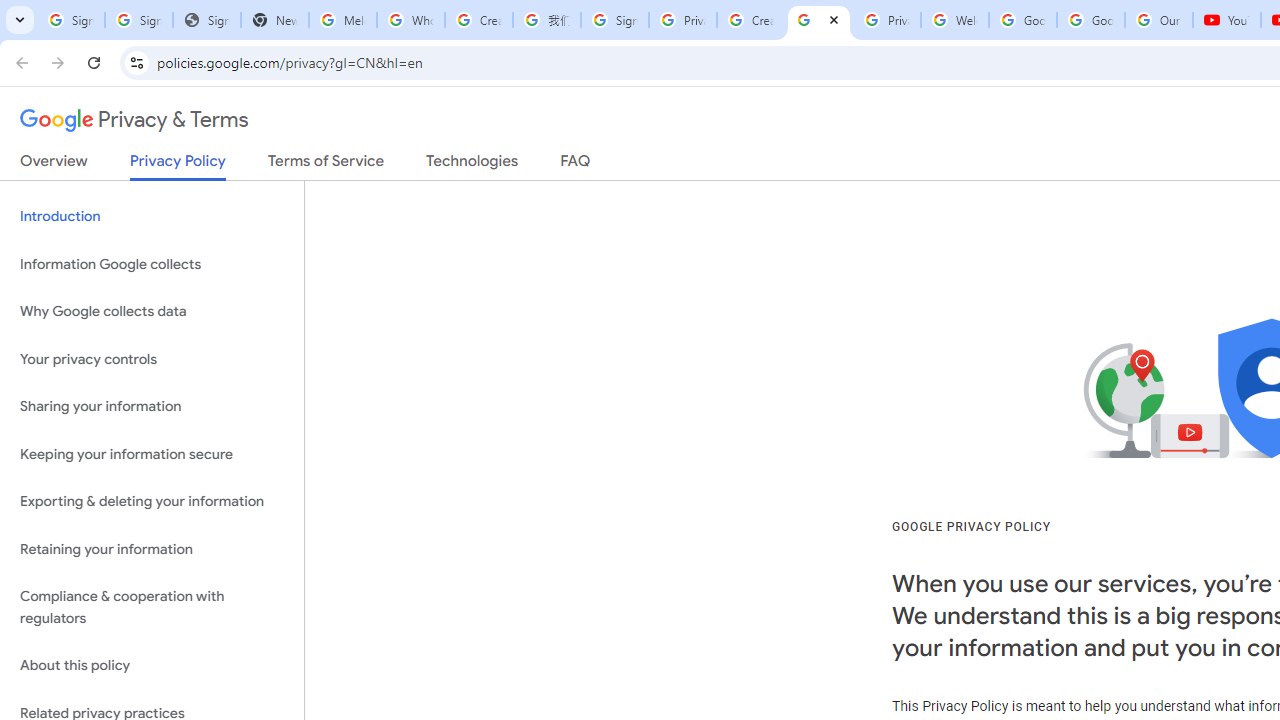  I want to click on 'Sharing your information', so click(151, 406).